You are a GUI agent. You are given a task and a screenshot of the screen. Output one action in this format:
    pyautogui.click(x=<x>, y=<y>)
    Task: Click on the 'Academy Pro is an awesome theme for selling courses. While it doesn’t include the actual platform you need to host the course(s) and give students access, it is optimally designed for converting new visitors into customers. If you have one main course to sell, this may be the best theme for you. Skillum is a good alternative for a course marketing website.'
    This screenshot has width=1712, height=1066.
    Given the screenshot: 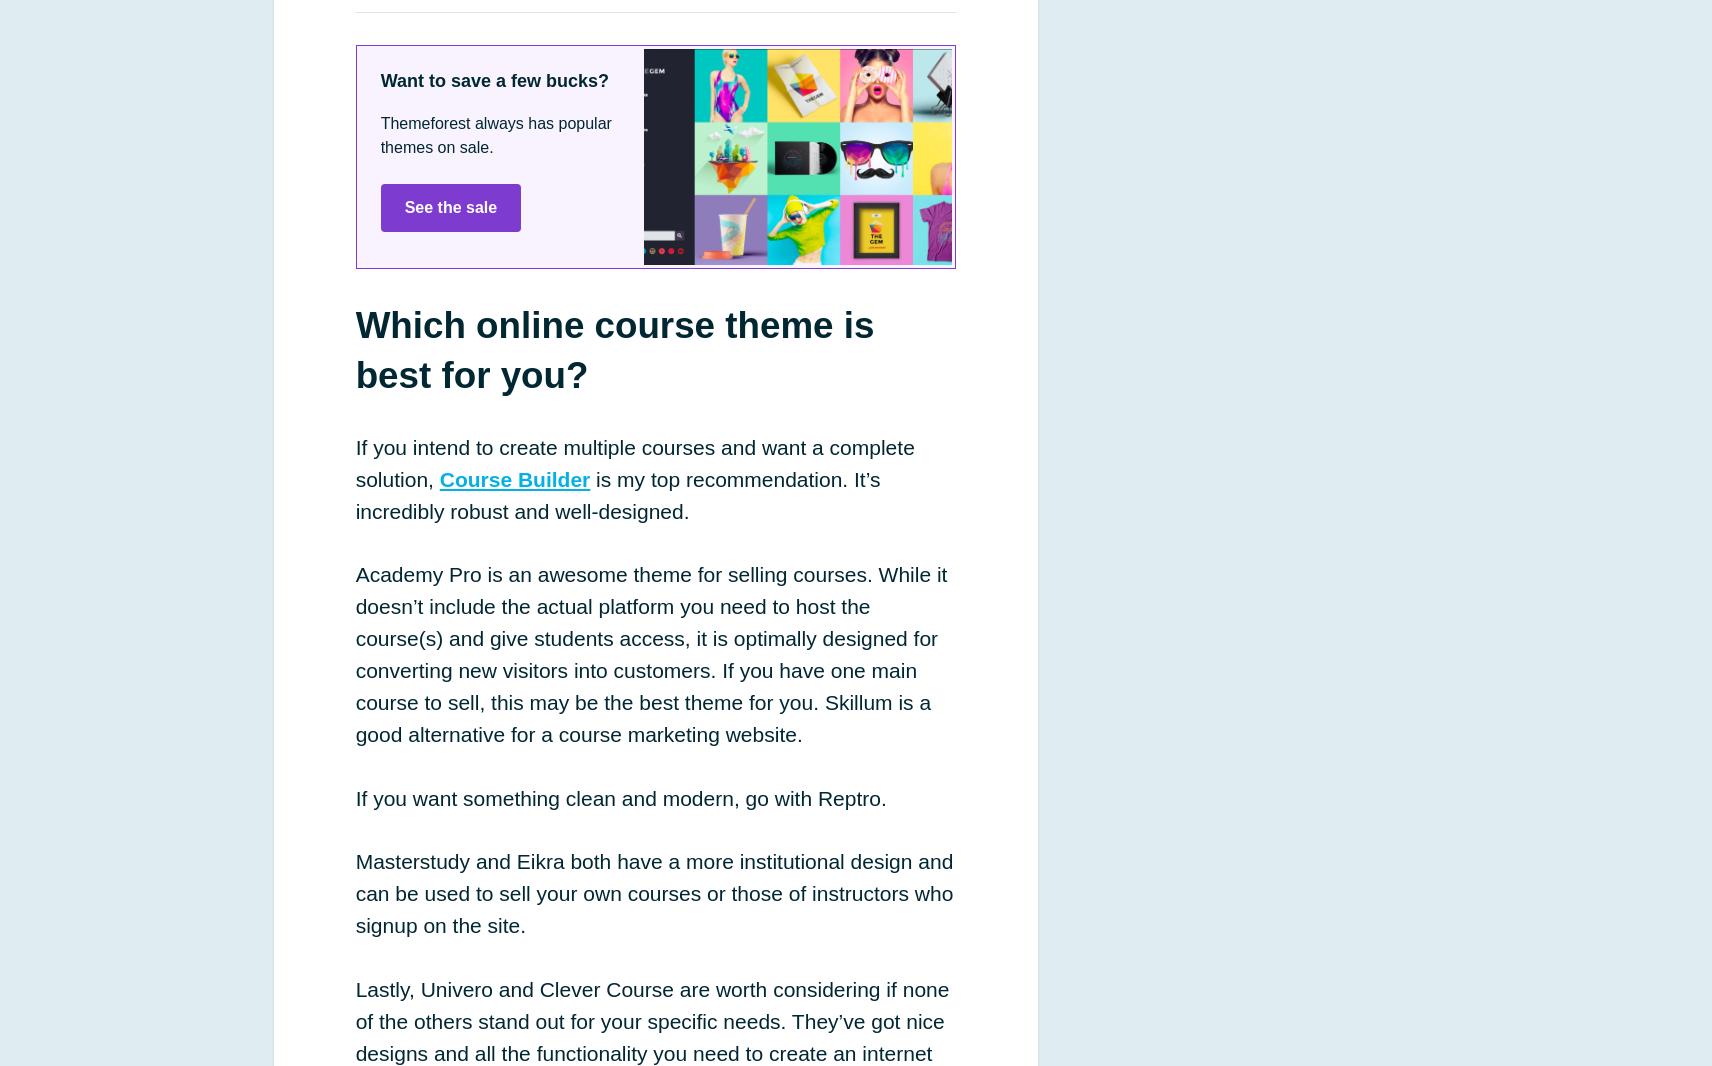 What is the action you would take?
    pyautogui.click(x=651, y=653)
    